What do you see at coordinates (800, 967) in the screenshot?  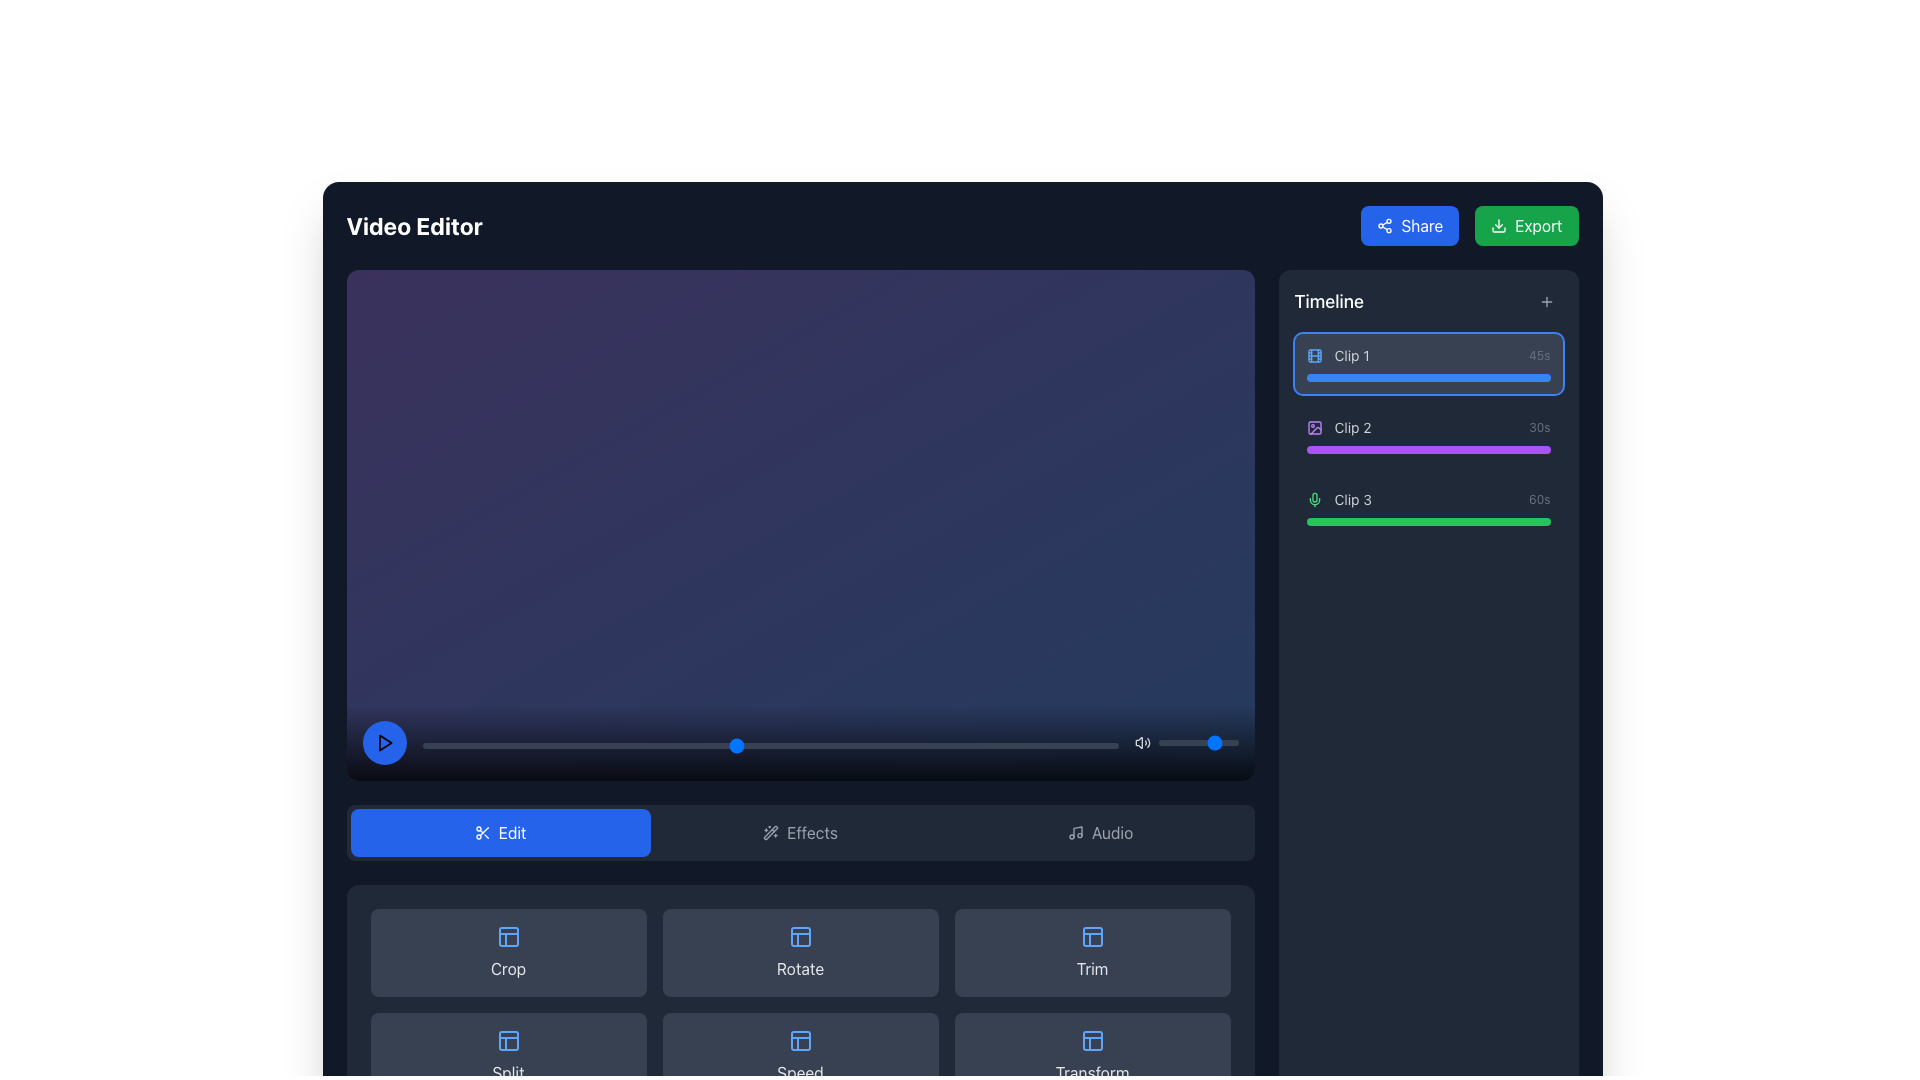 I see `the text label that describes the button functionality for applying a rotation effect, located in the second row's third column of the button array` at bounding box center [800, 967].